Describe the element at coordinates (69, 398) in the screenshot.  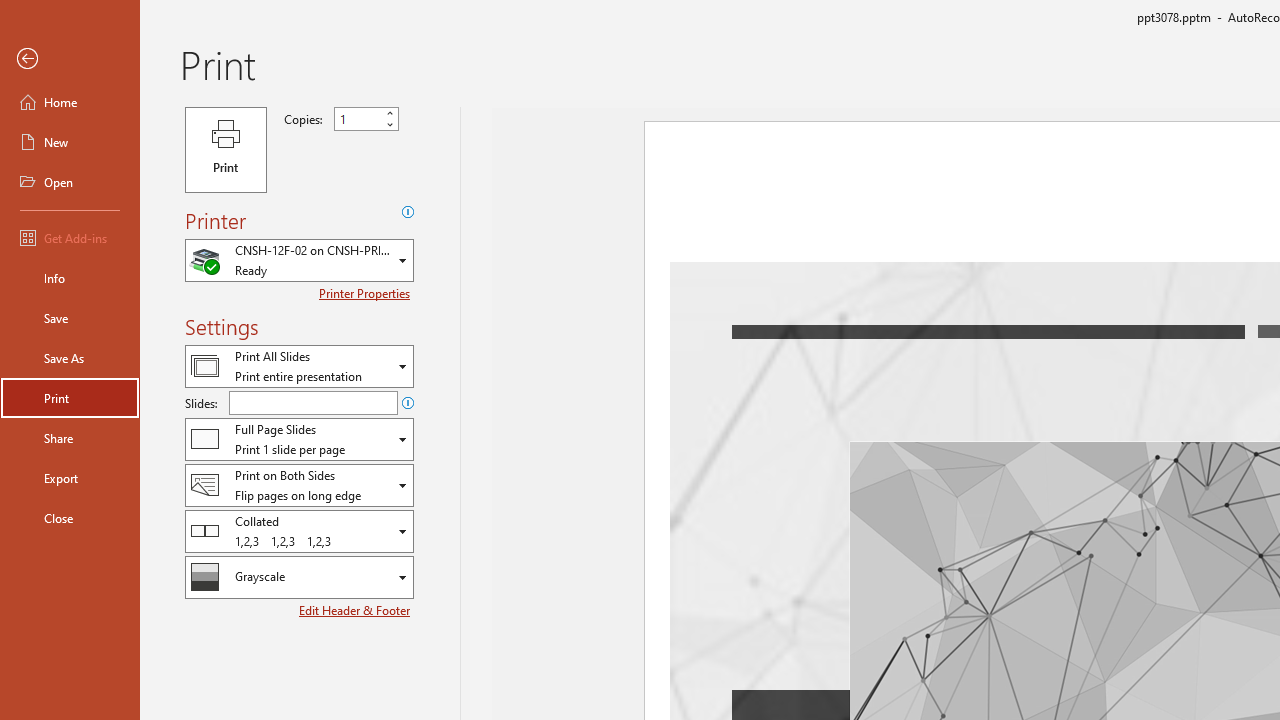
I see `'Print'` at that location.